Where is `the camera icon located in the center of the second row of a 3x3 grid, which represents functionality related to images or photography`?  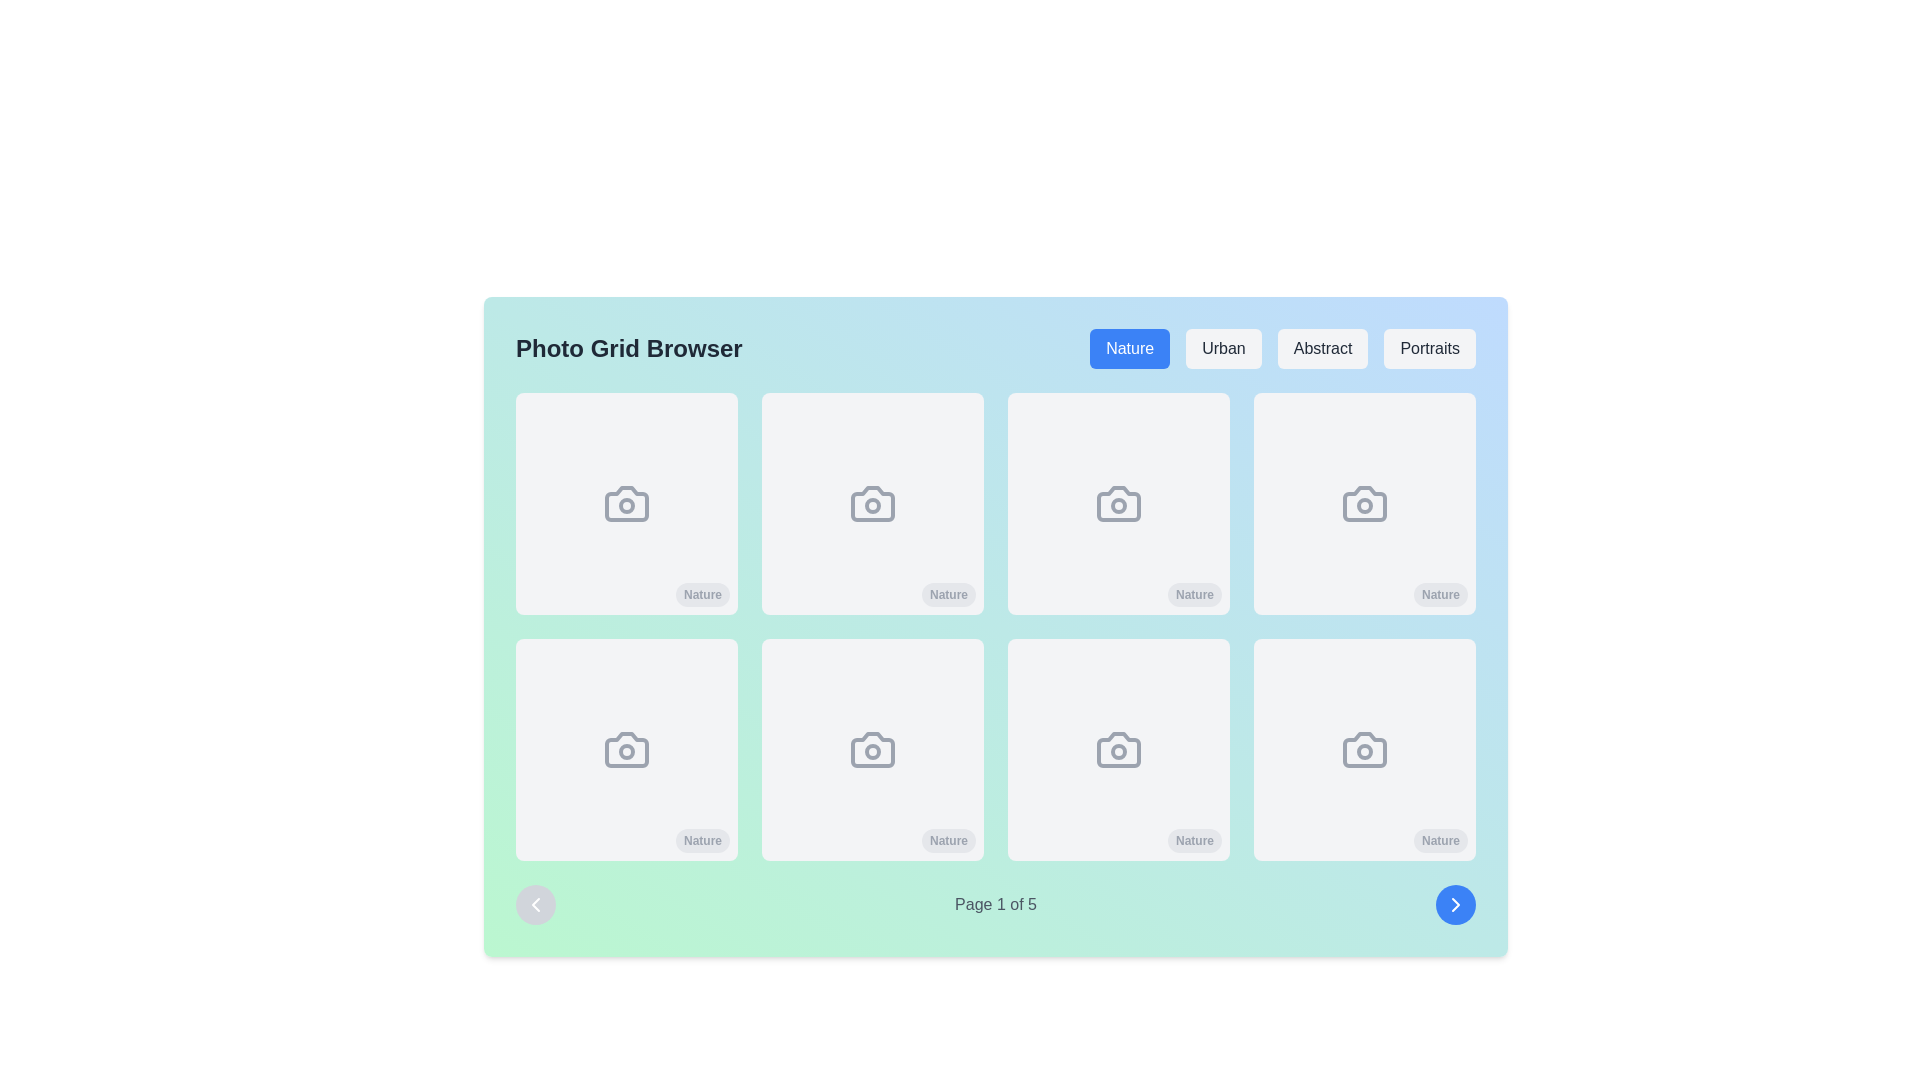
the camera icon located in the center of the second row of a 3x3 grid, which represents functionality related to images or photography is located at coordinates (626, 503).